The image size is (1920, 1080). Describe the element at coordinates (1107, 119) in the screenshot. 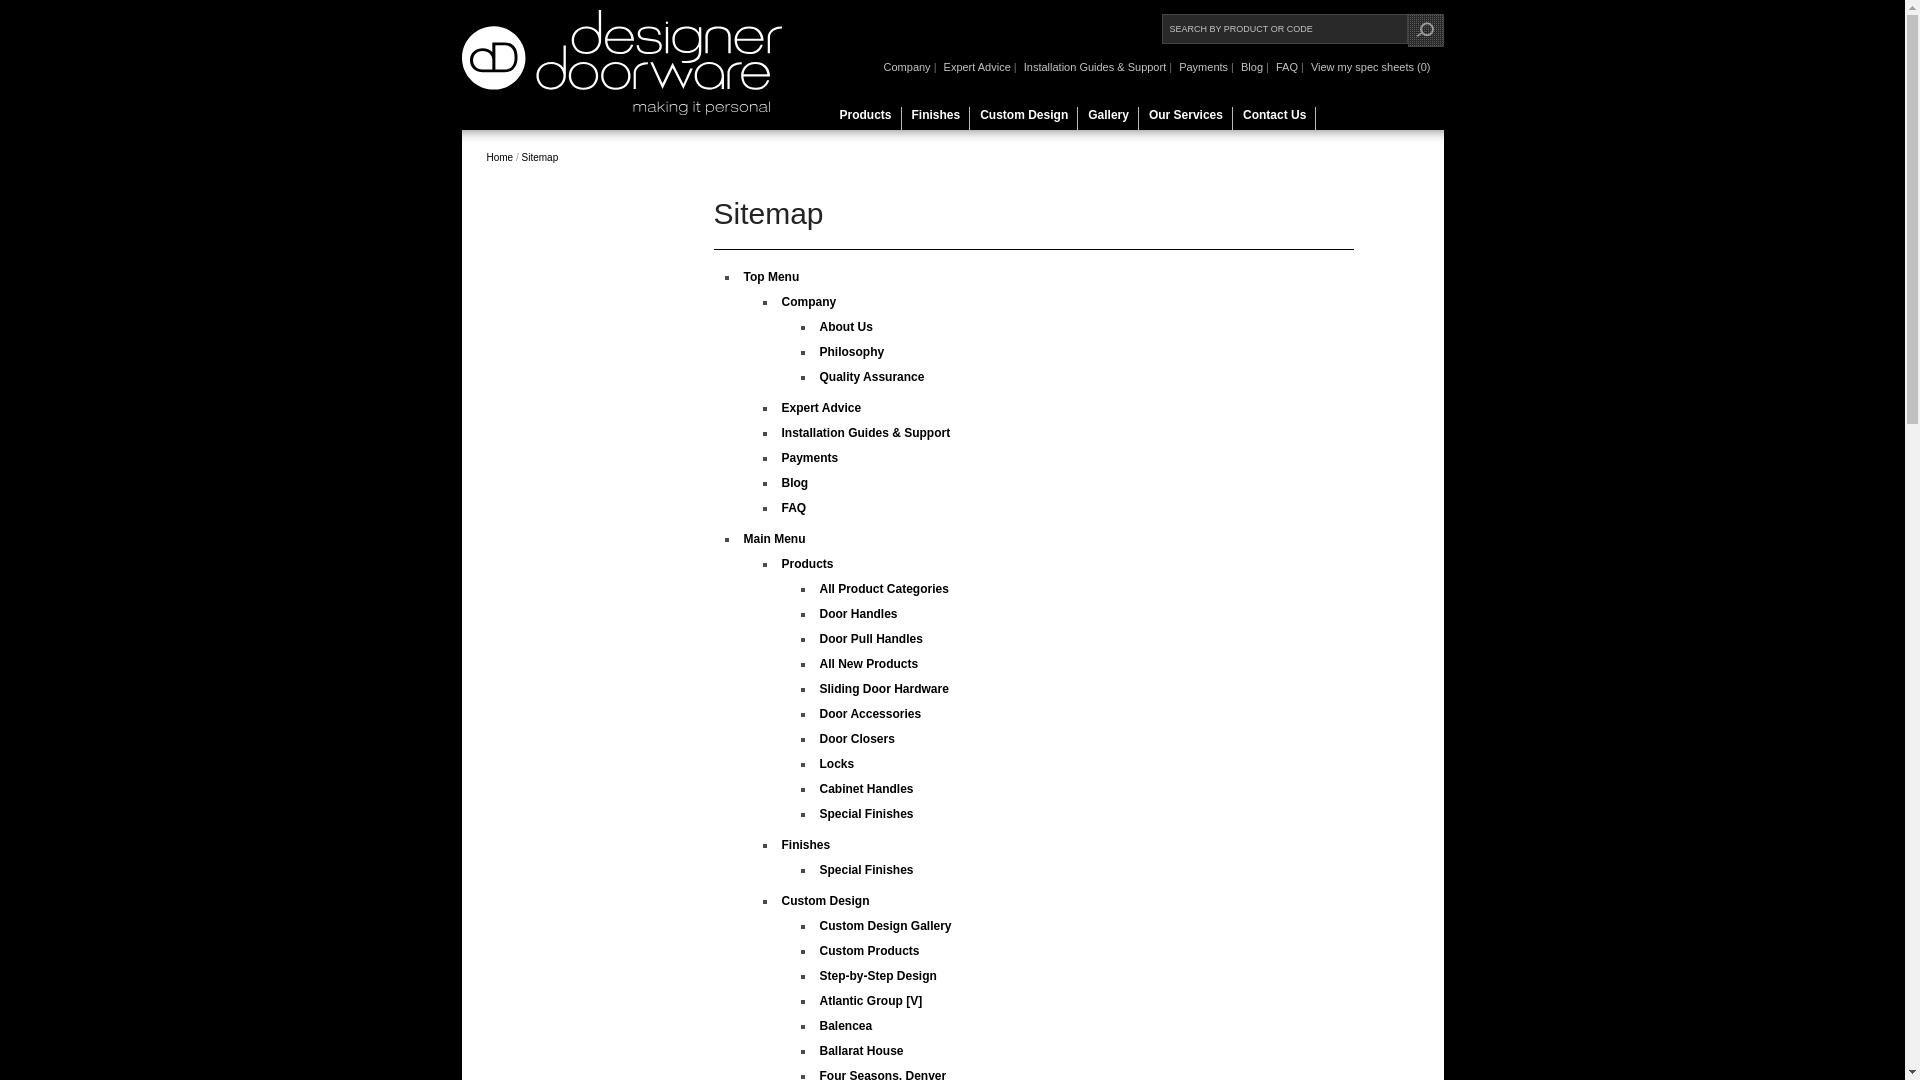

I see `'Gallery'` at that location.